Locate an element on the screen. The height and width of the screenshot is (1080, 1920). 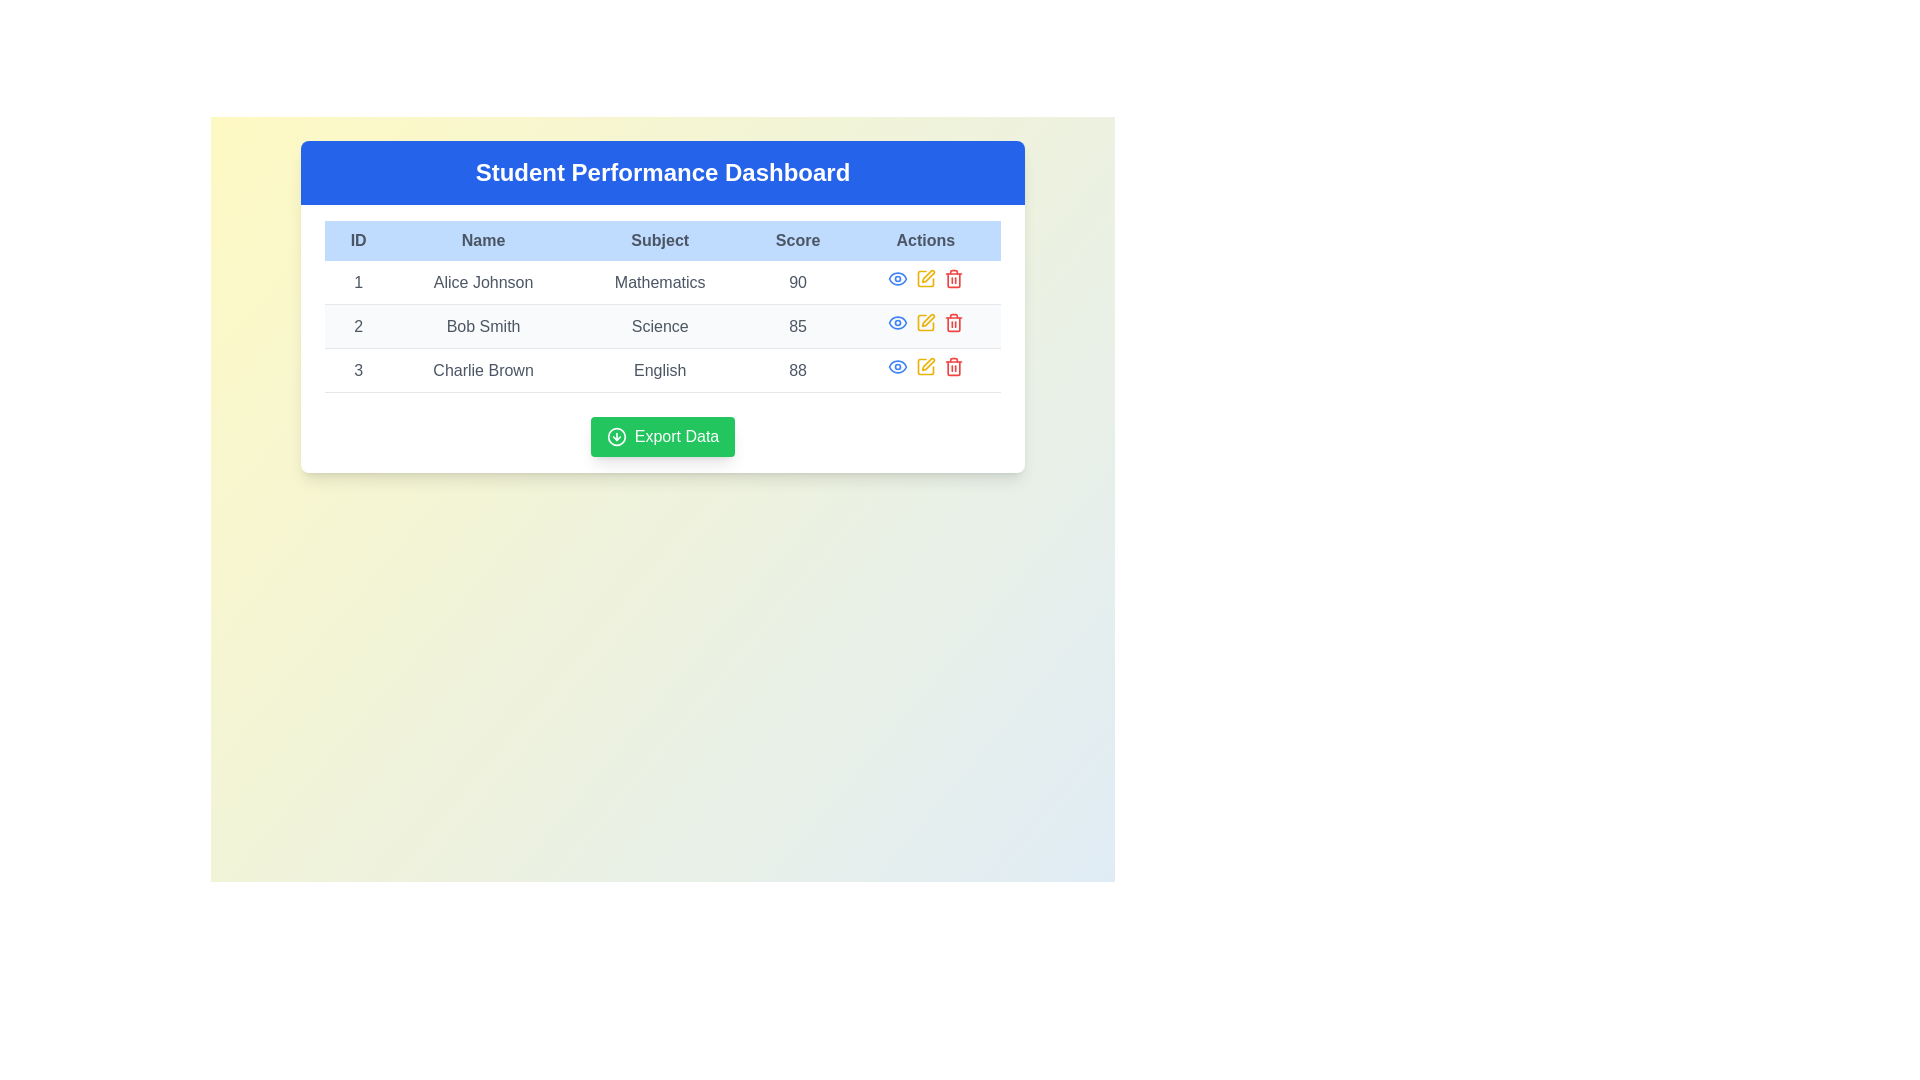
the Table Header Label displaying 'Subject', which has a light blue background and dark gray text, located in the upper-center region of the table, between 'Name' and 'Score' is located at coordinates (660, 239).